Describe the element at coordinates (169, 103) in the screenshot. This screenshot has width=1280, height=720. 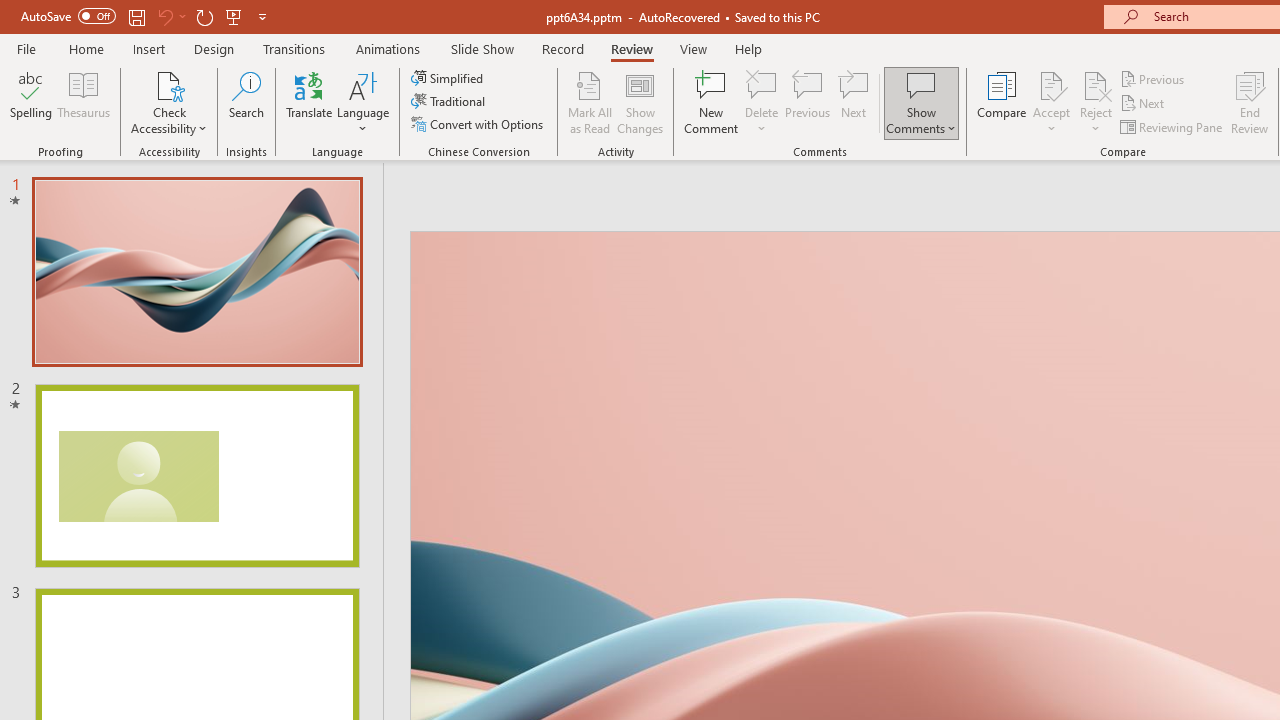
I see `'Check Accessibility'` at that location.